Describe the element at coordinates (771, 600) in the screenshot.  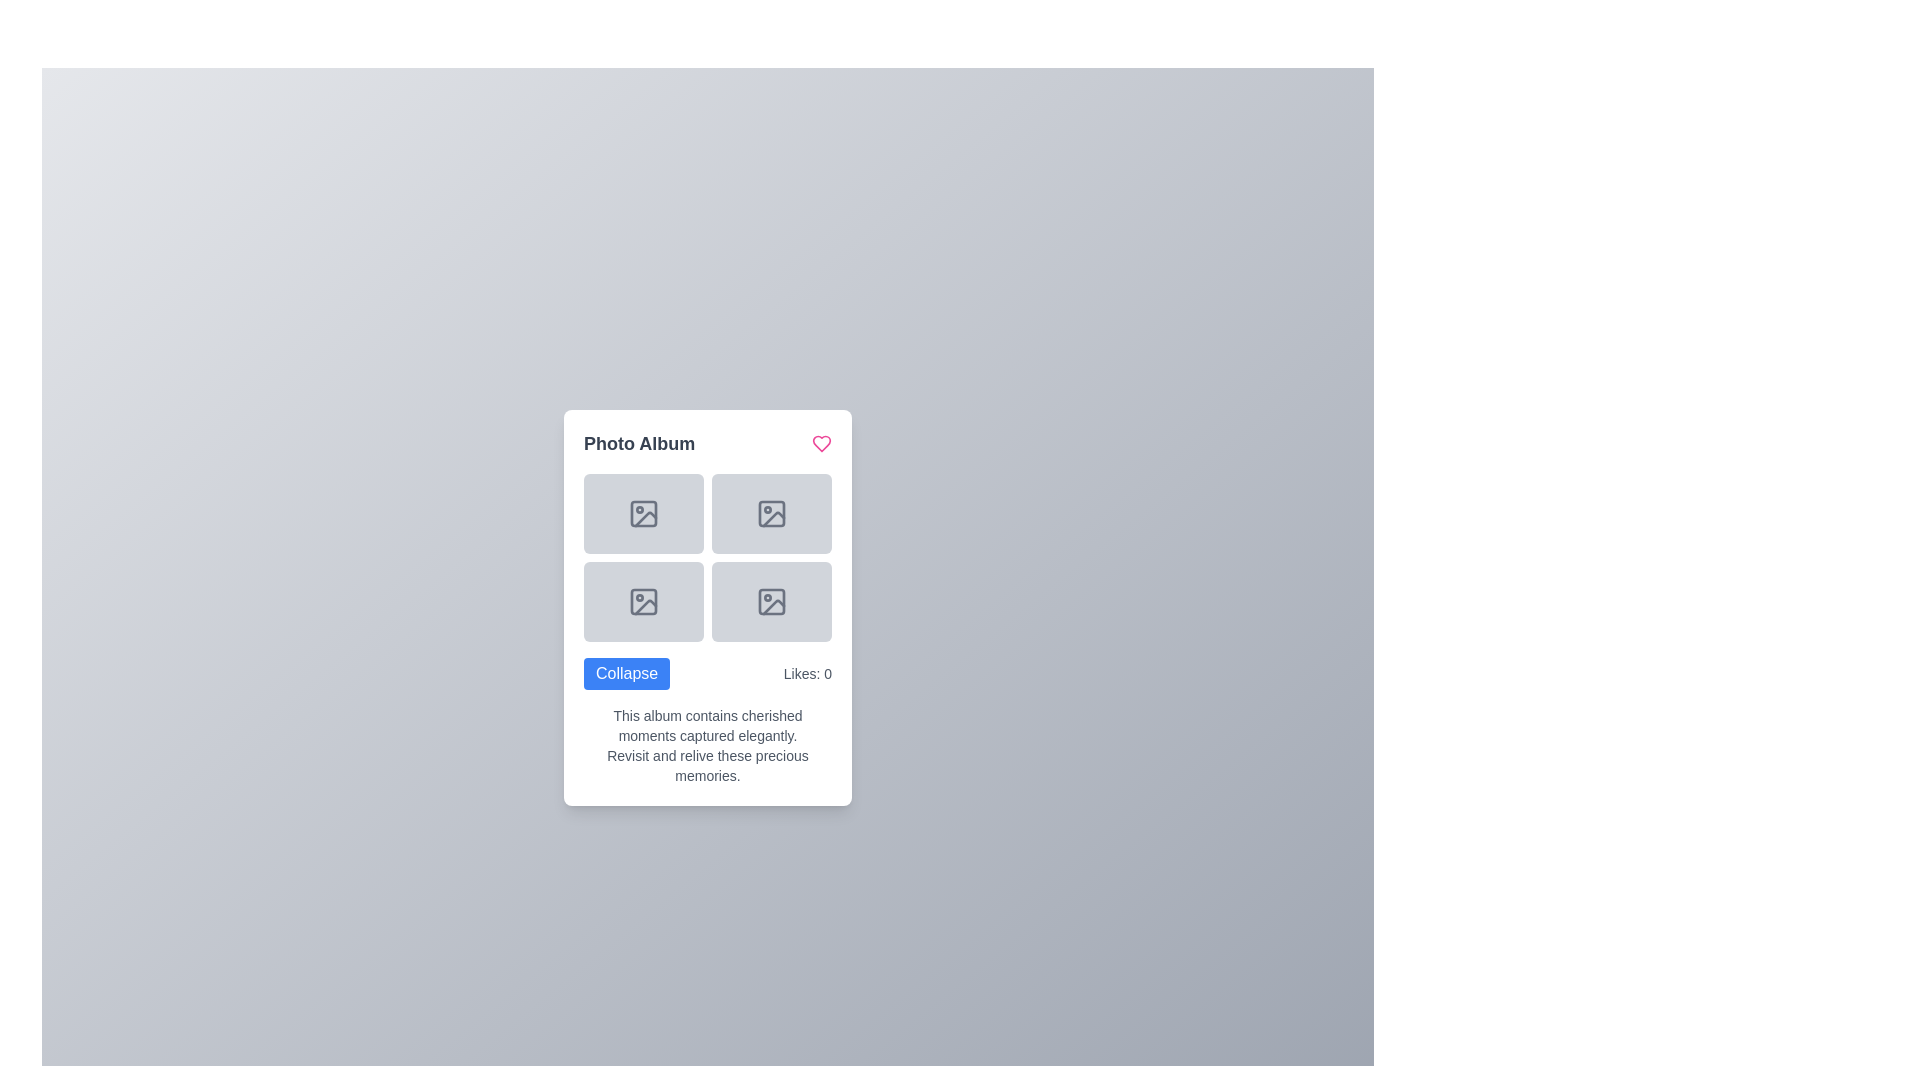
I see `the graphic placeholder rectangle with rounded corners in the lower-right cell of the grid in the 'Photo Album' component` at that location.